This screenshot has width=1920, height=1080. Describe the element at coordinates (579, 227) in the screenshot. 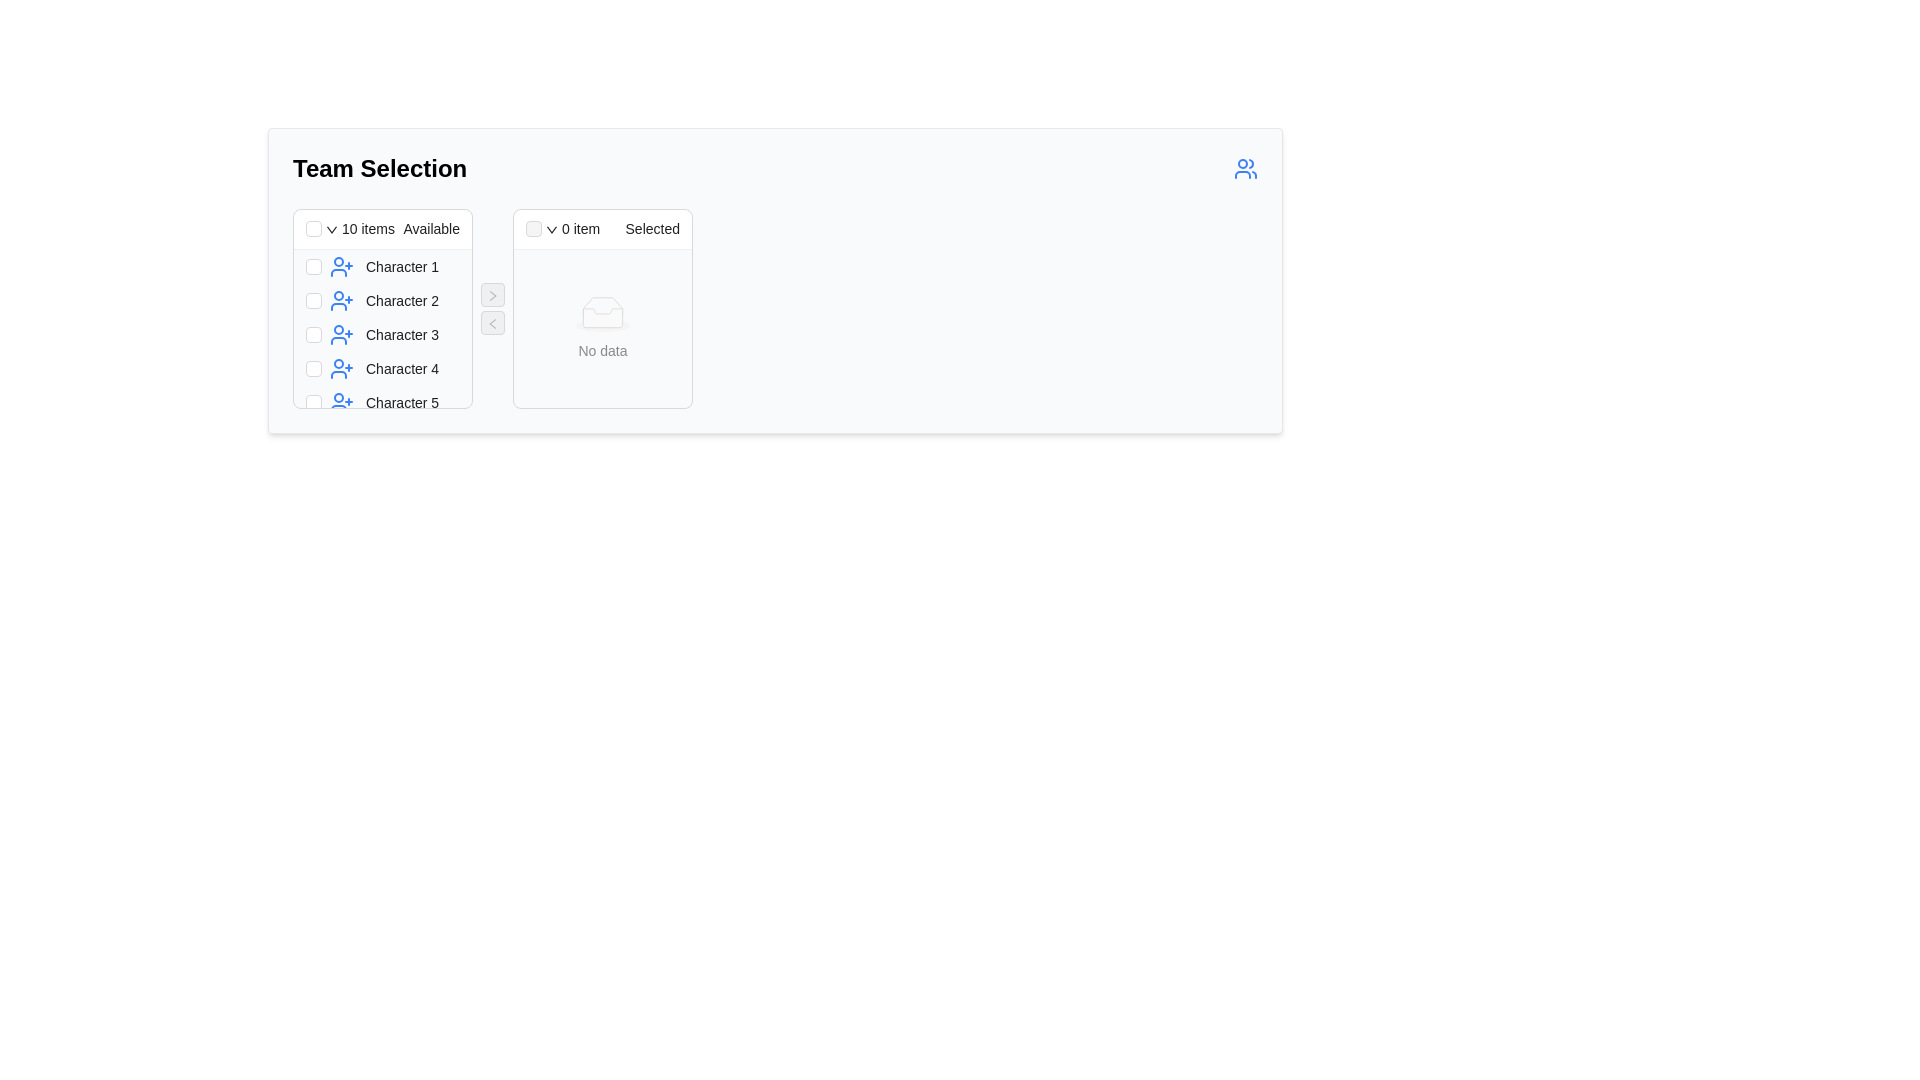

I see `the Text label that indicates the number of items currently selected in the 'Selected' panel of the 'ant-transfer-list-header' component` at that location.